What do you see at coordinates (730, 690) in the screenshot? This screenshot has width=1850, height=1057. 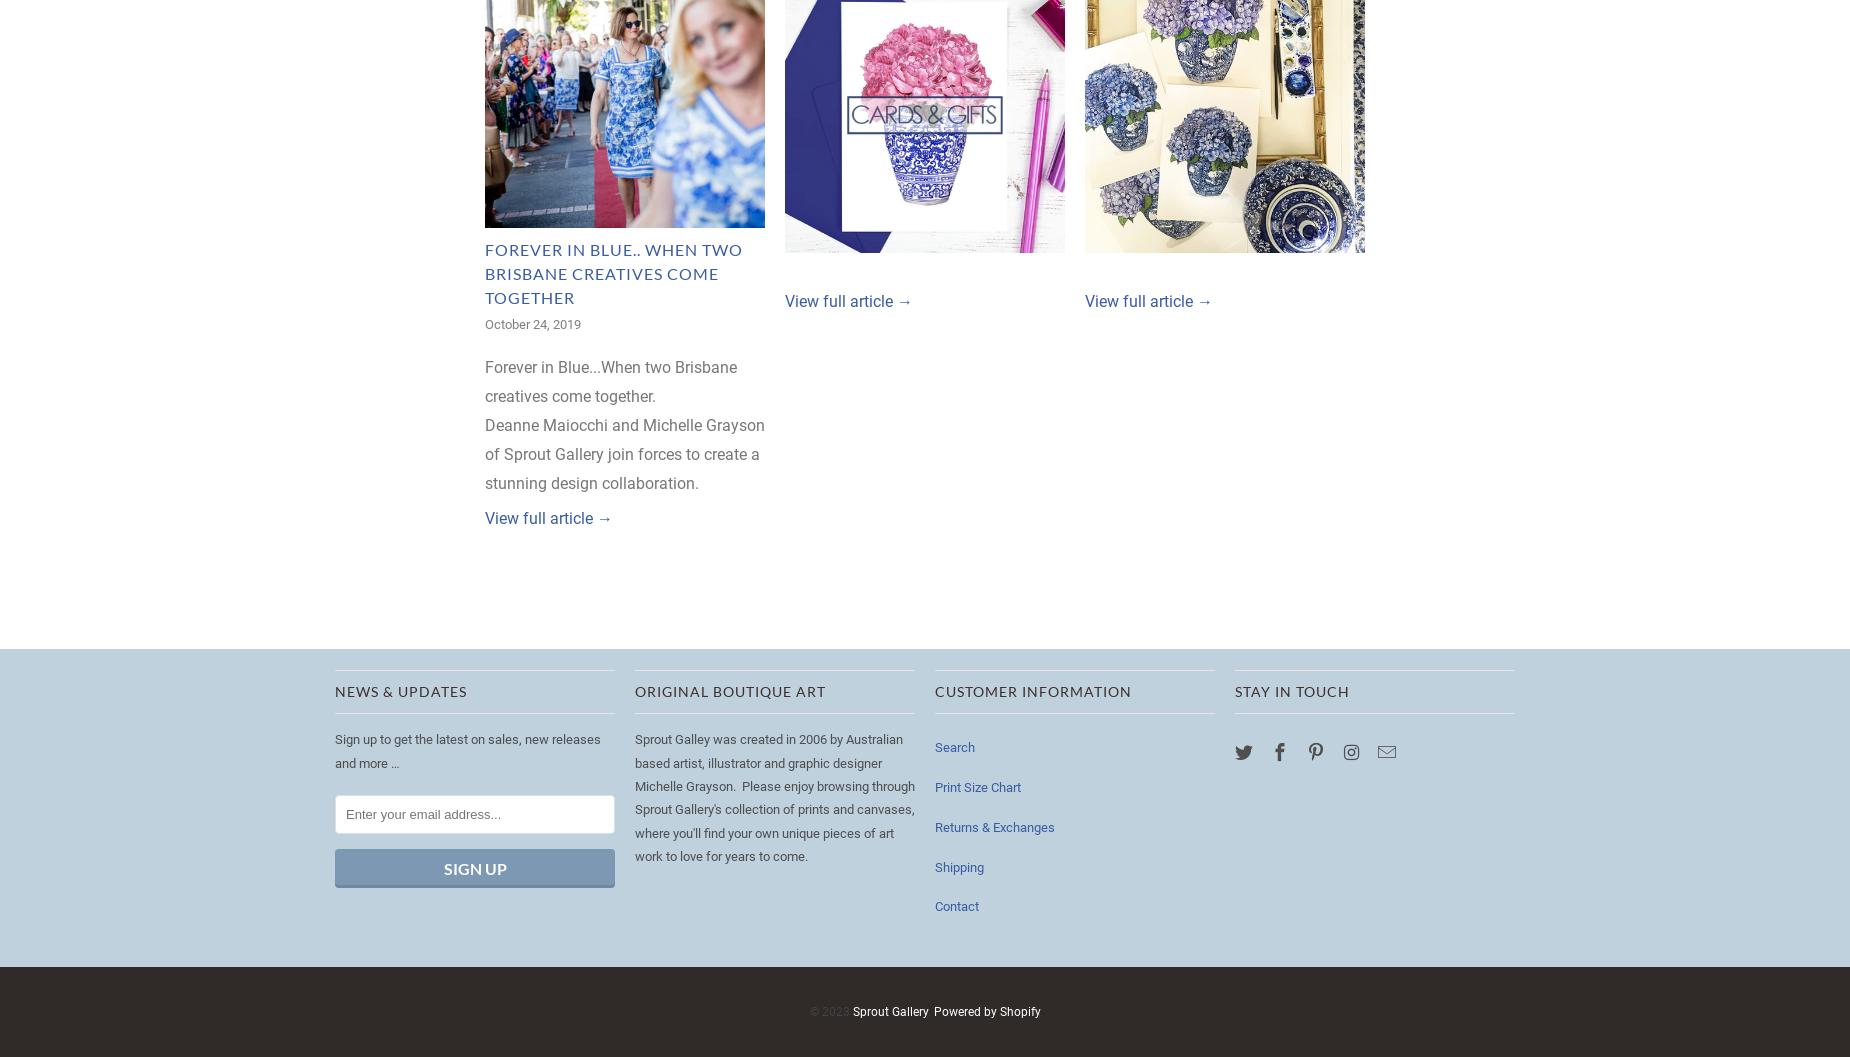 I see `'Original Boutique art'` at bounding box center [730, 690].